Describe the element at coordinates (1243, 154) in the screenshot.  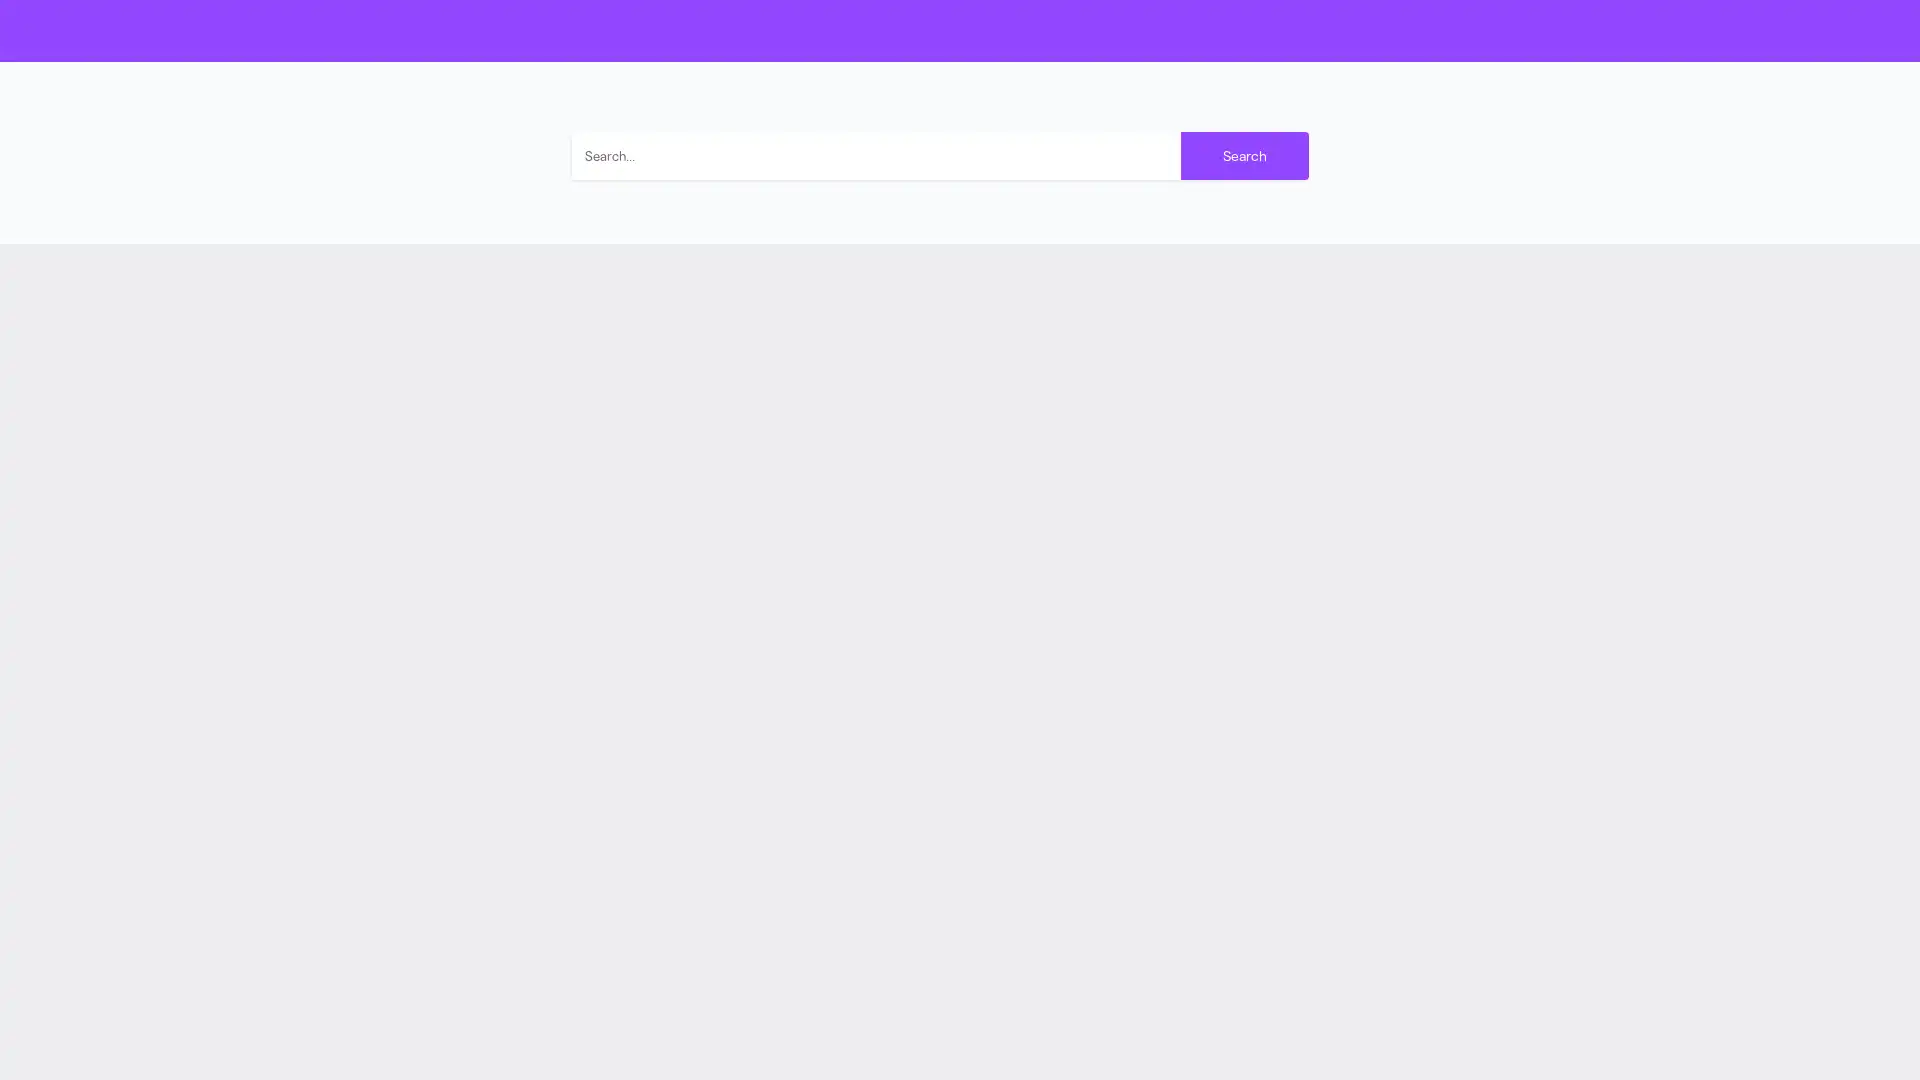
I see `Search` at that location.